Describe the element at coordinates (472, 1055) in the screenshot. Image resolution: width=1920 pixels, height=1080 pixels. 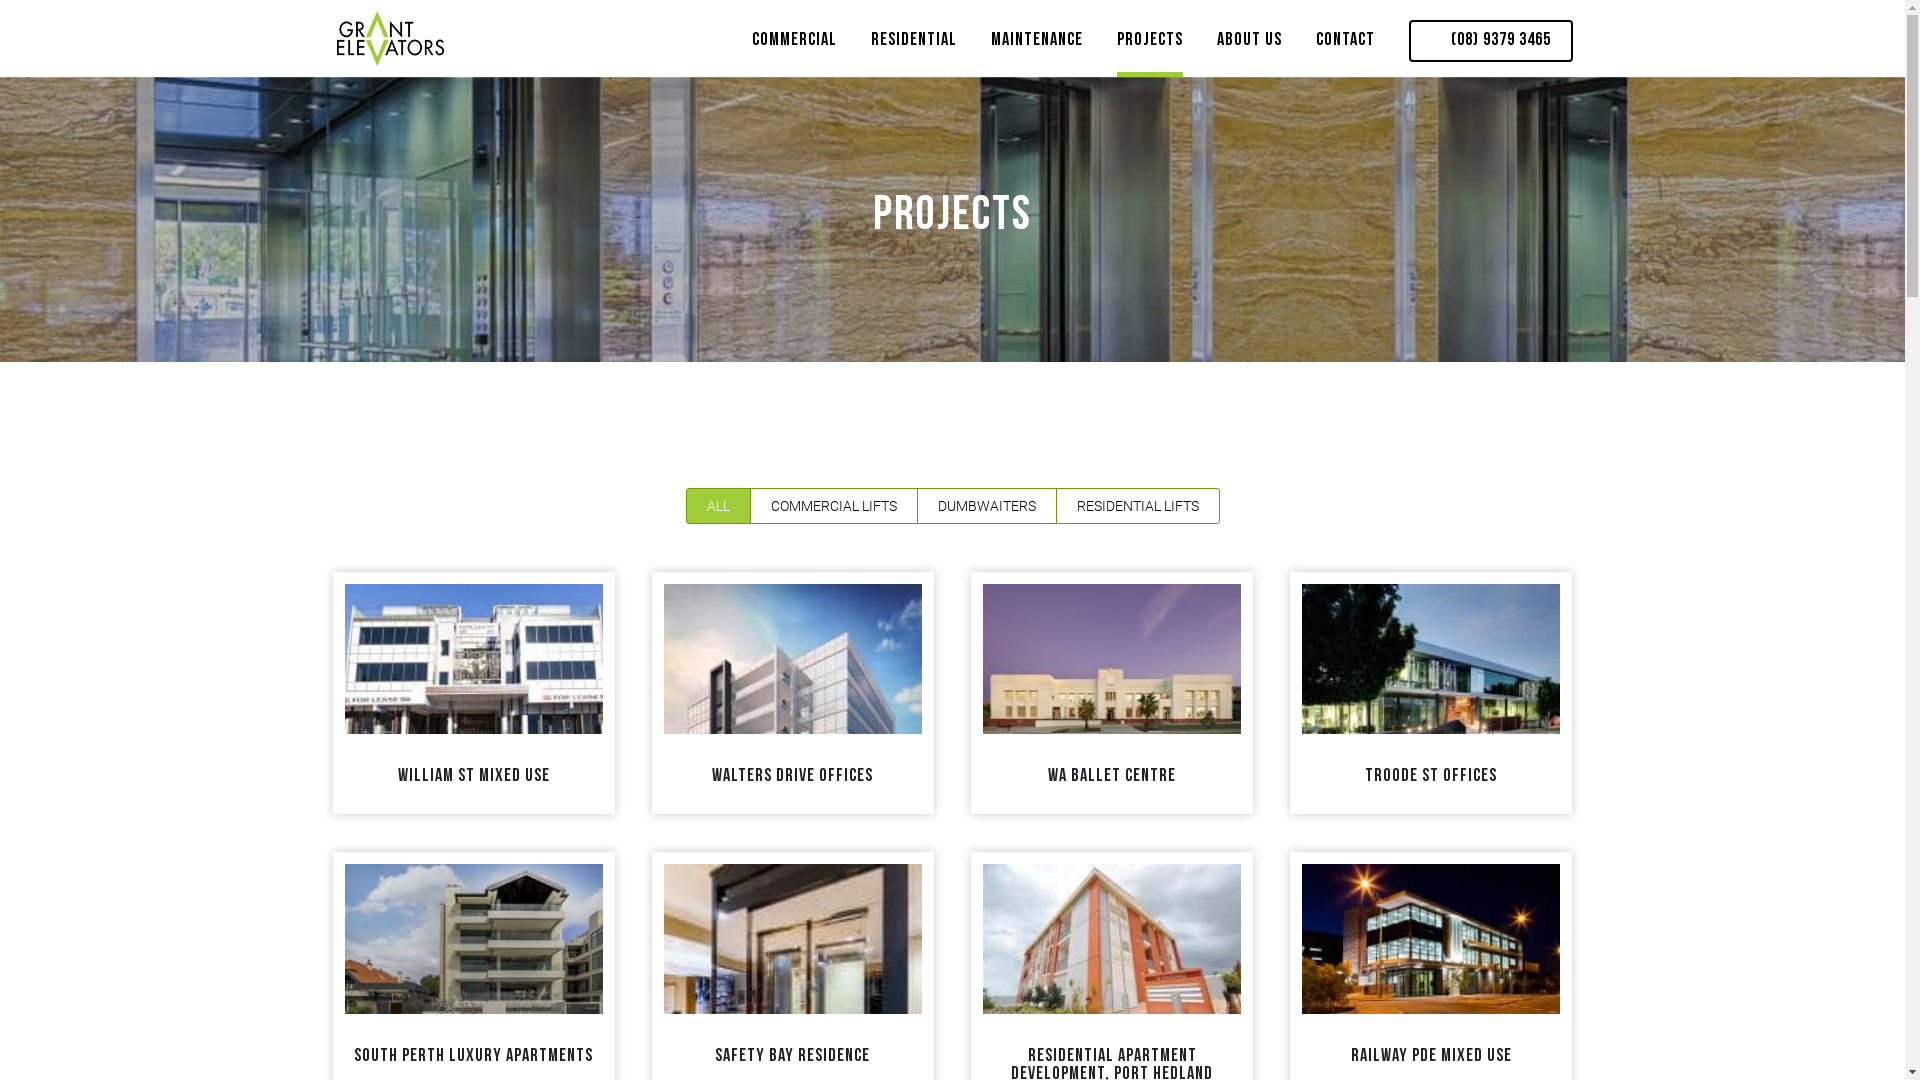
I see `'SOUTH PERTH LUXURY APARTMENTS'` at that location.